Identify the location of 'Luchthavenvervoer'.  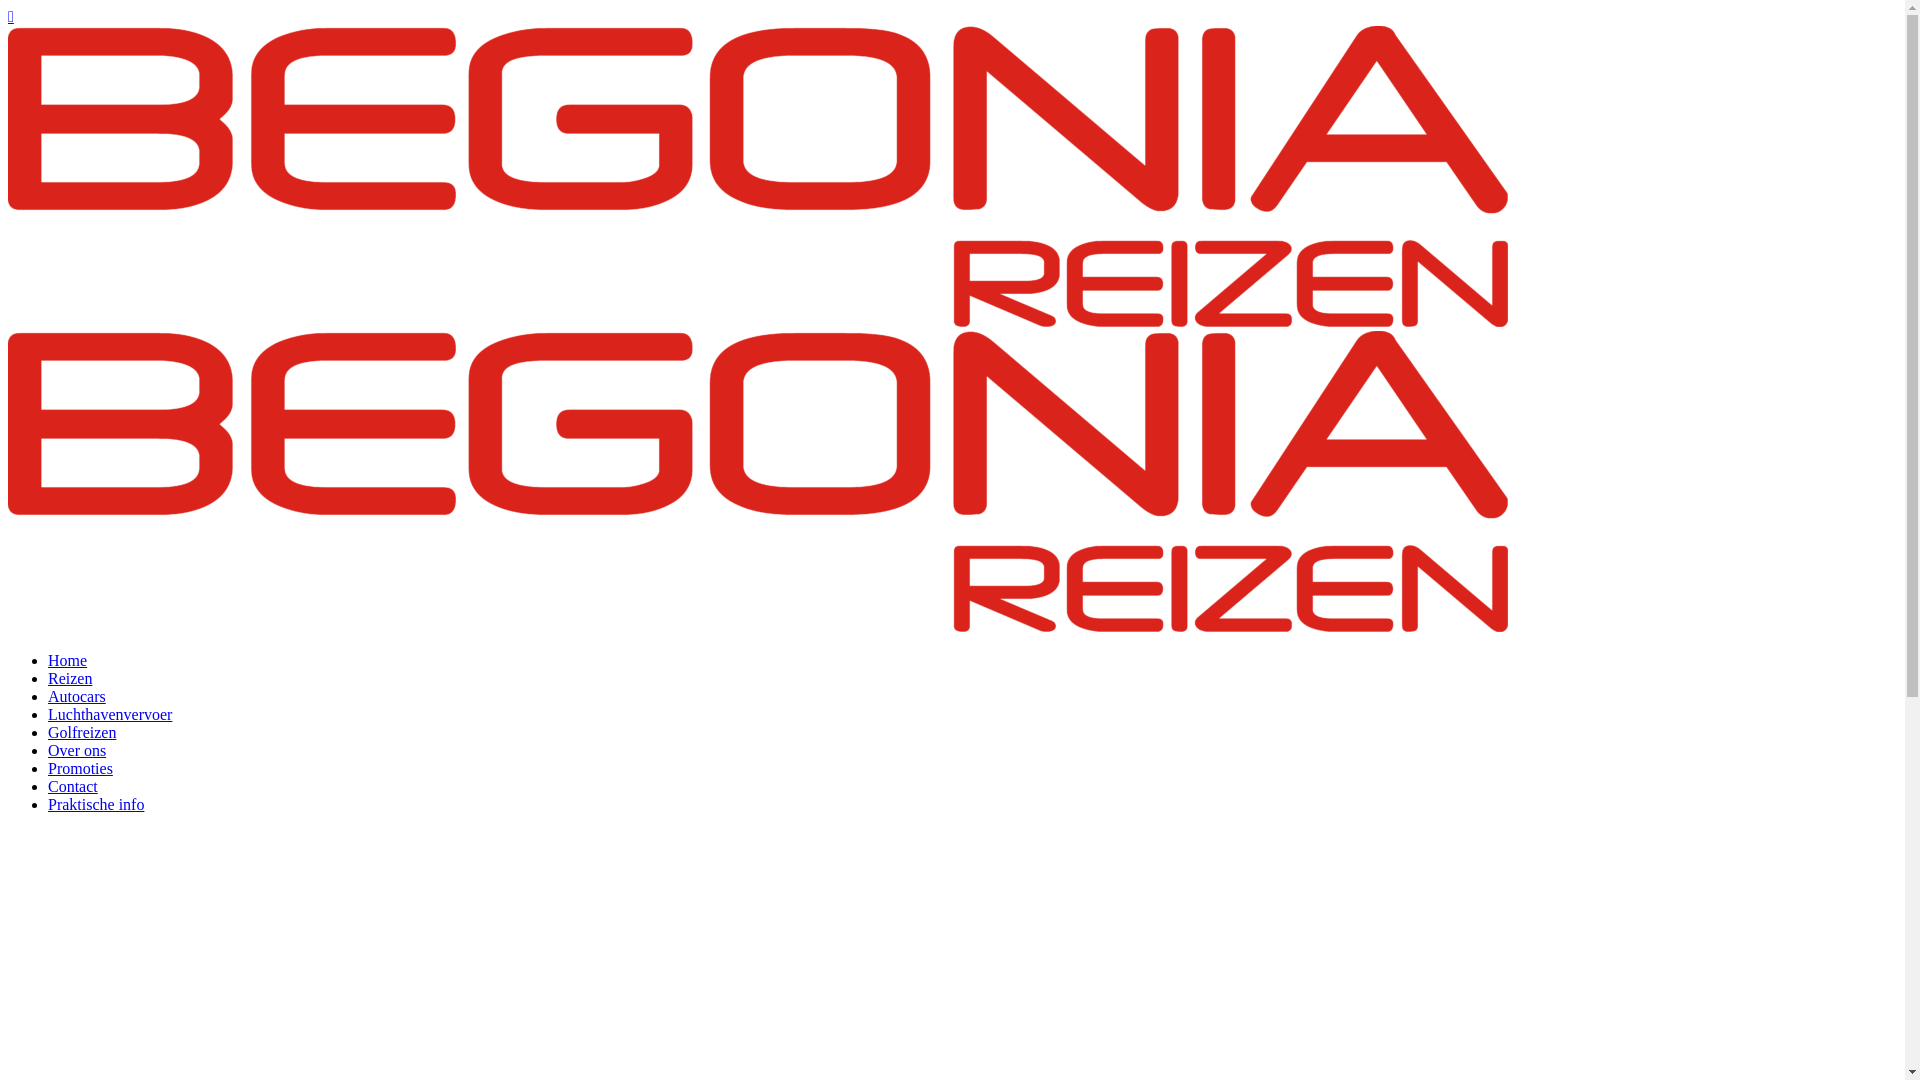
(109, 713).